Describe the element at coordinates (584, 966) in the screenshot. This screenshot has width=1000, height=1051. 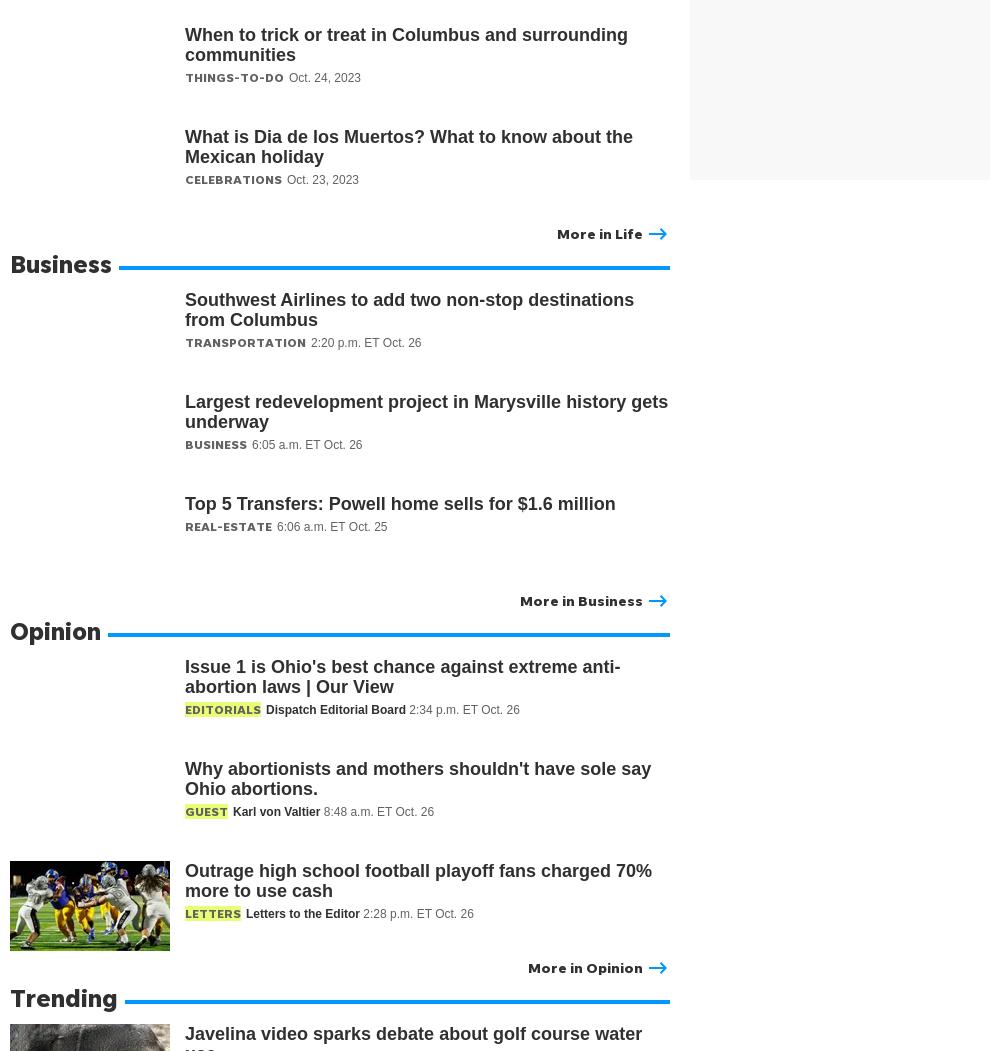
I see `'More in Opinion'` at that location.